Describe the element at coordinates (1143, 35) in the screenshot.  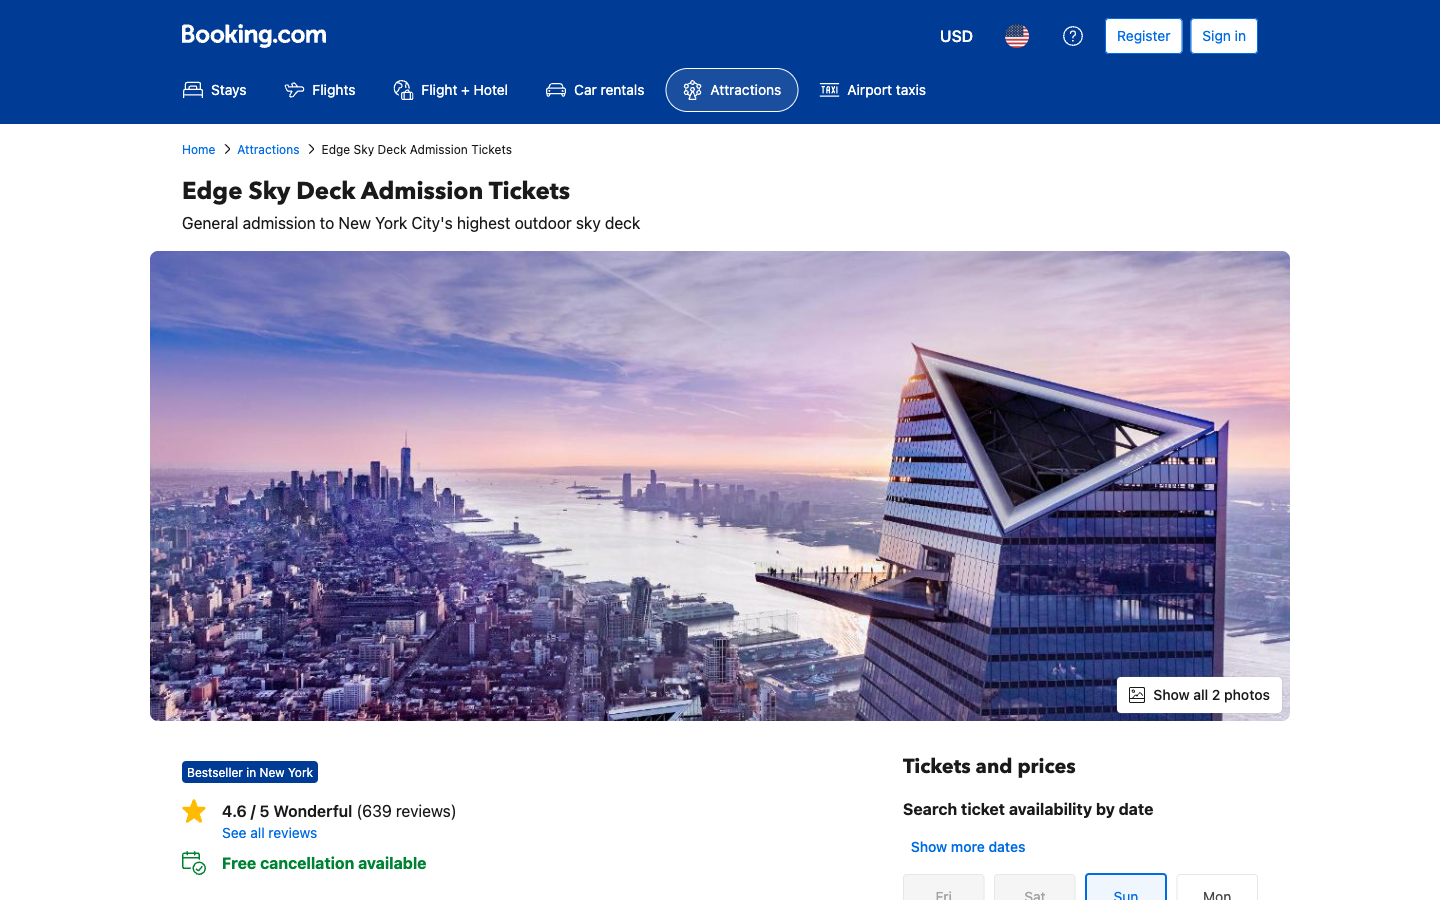
I see `up a new account` at that location.